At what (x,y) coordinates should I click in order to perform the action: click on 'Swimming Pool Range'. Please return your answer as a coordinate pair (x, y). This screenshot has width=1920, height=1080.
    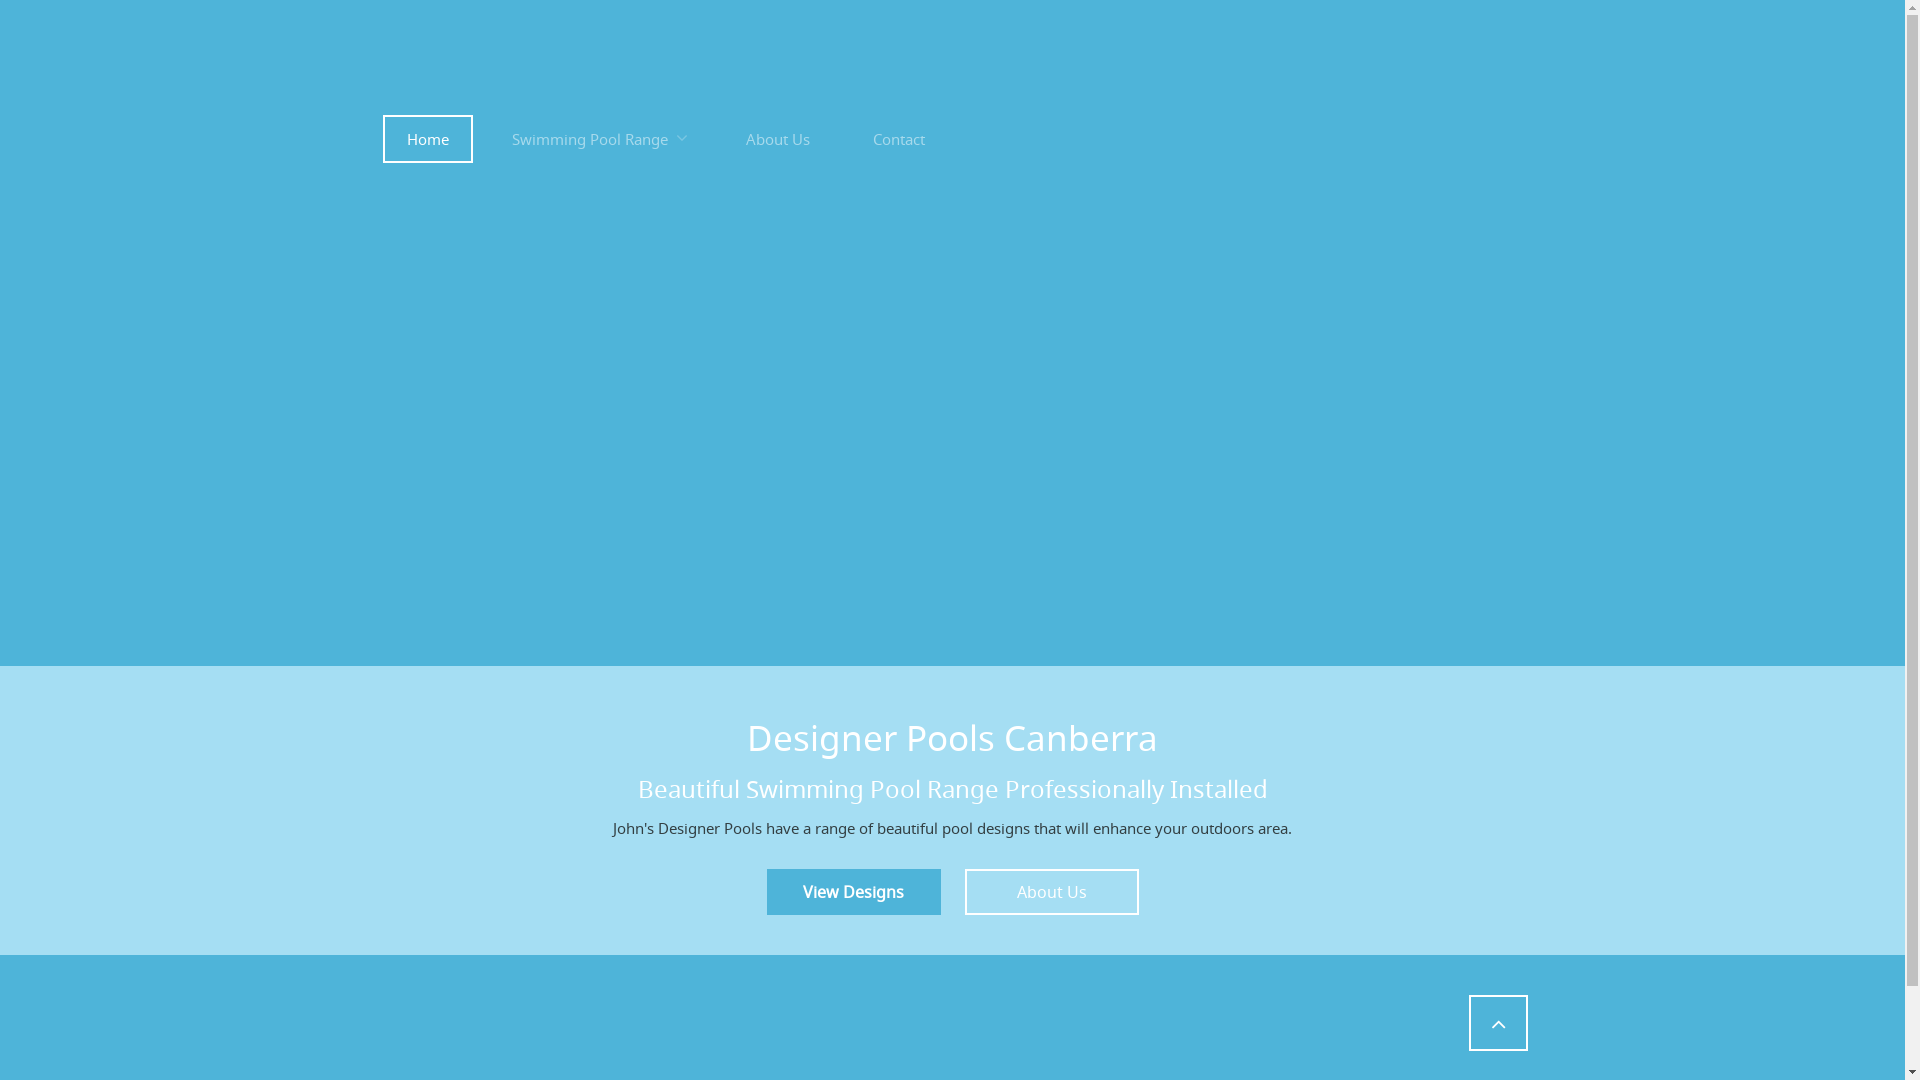
    Looking at the image, I should click on (596, 137).